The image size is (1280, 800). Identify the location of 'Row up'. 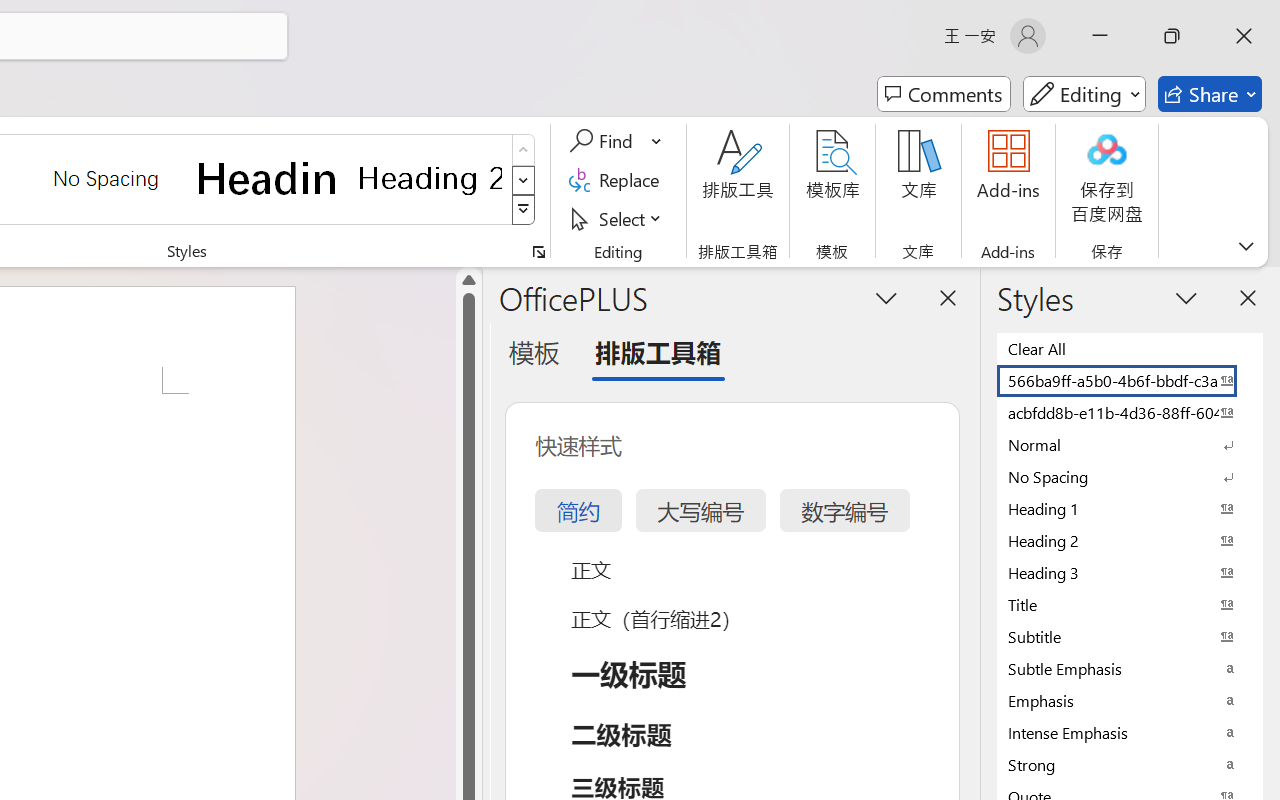
(523, 150).